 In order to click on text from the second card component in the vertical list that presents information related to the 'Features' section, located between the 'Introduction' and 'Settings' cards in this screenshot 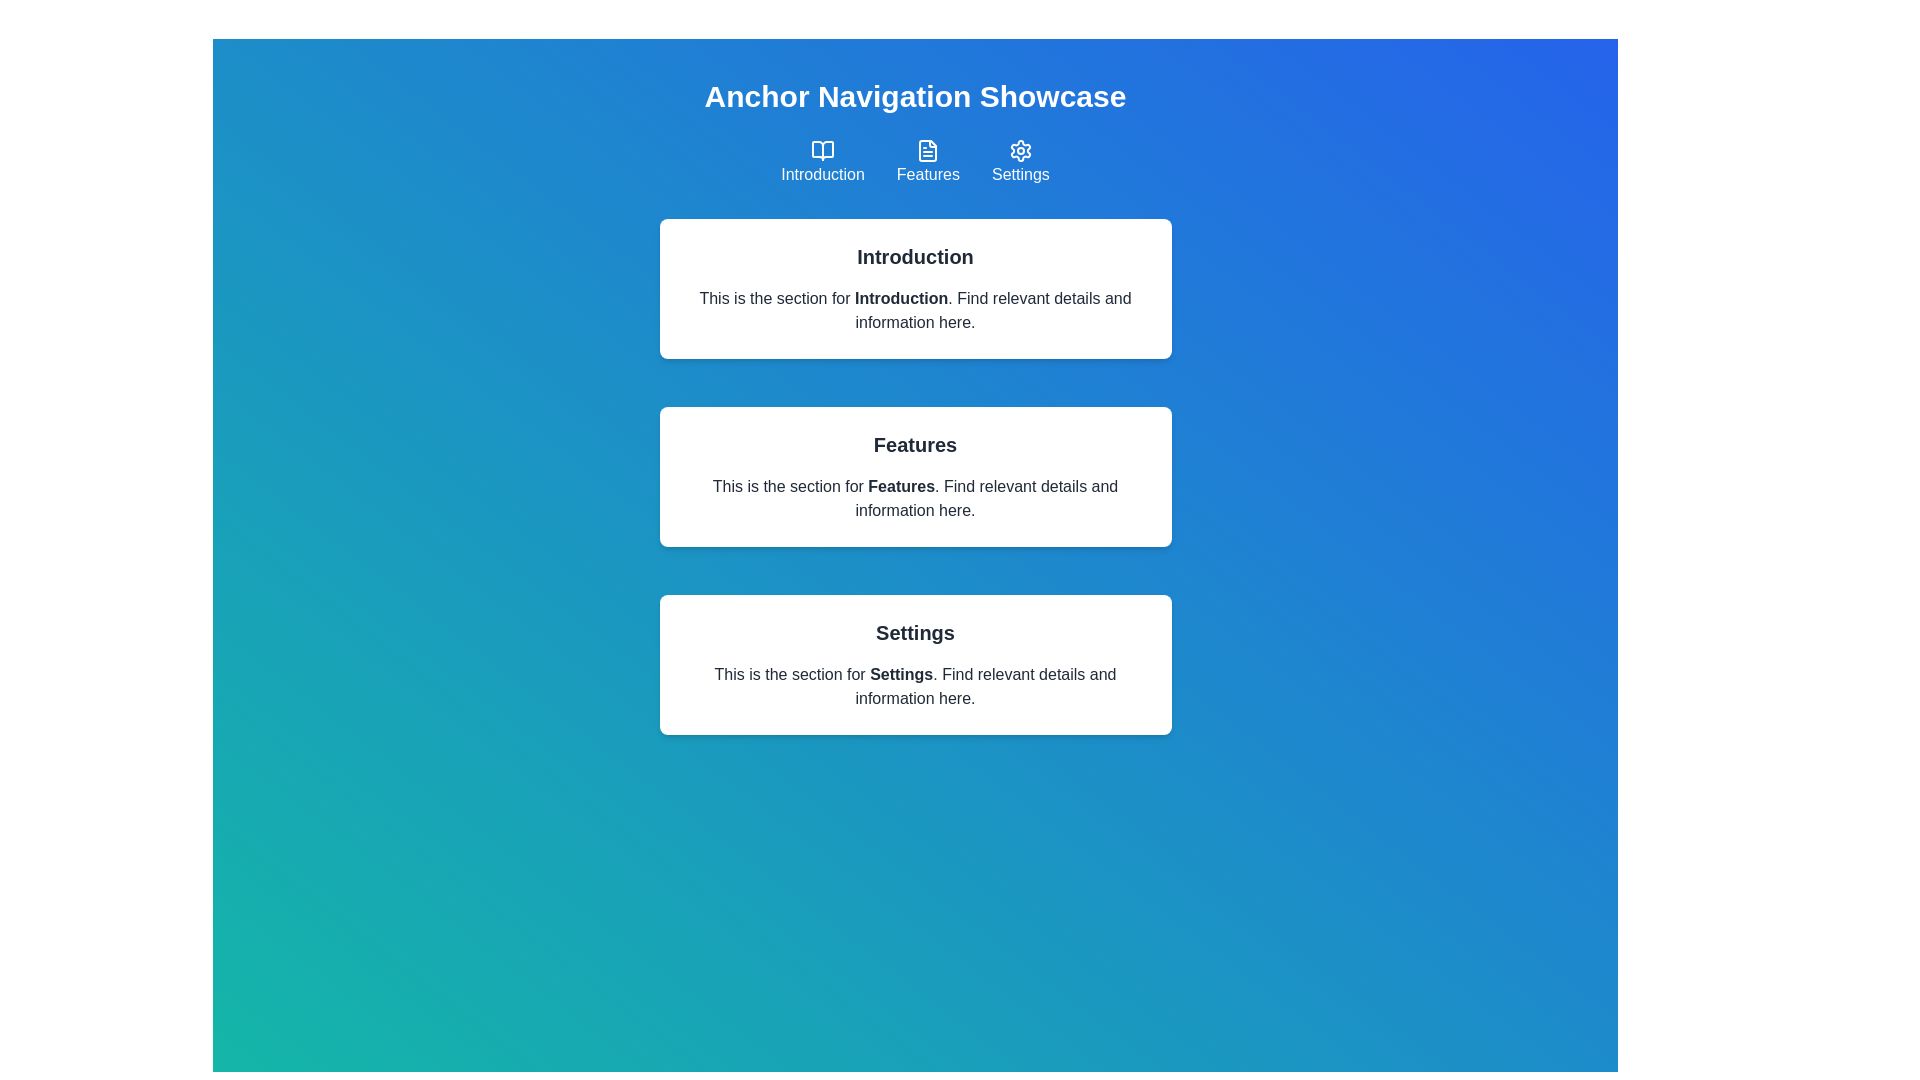, I will do `click(914, 477)`.